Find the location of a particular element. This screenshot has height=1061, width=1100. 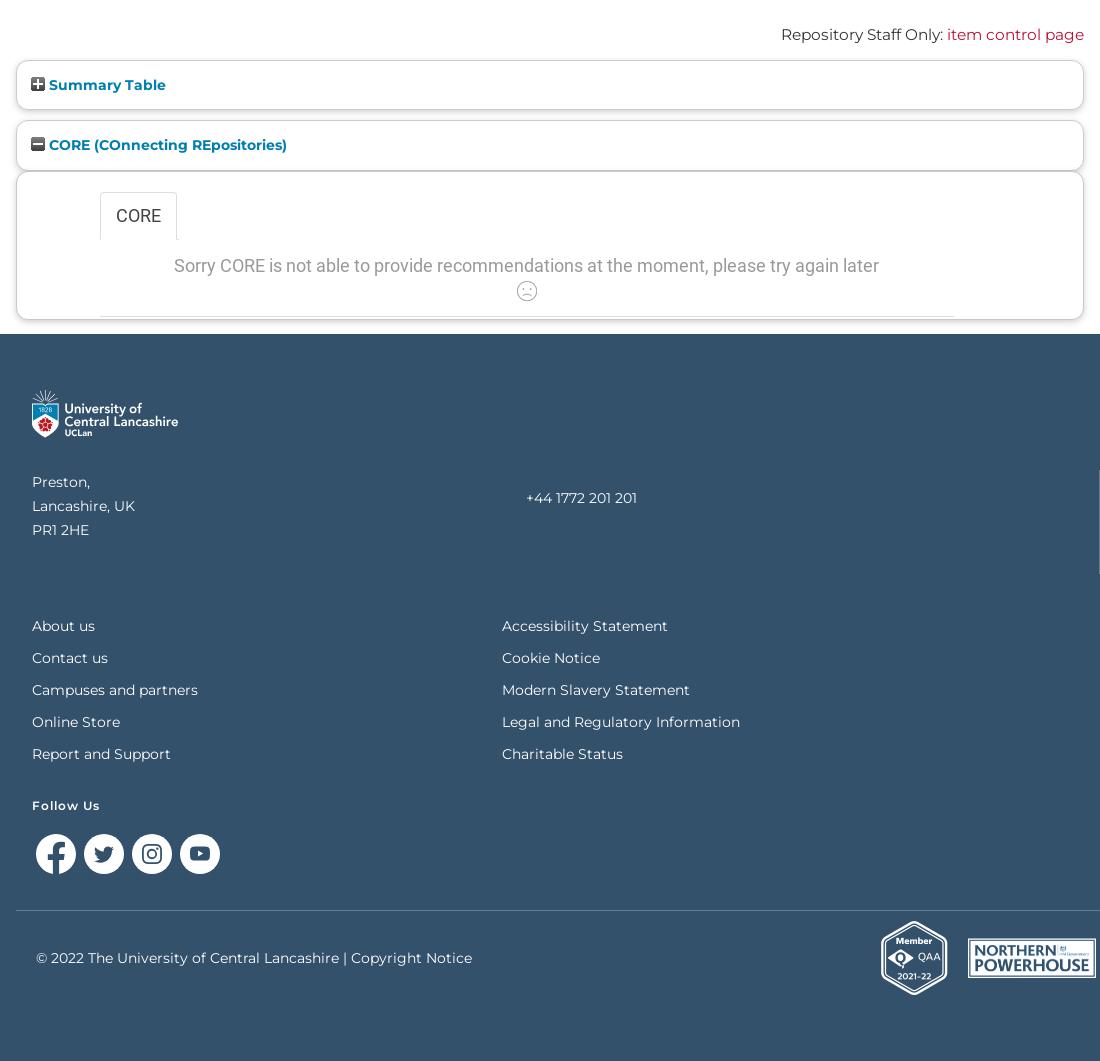

'Summary Table' is located at coordinates (43, 84).